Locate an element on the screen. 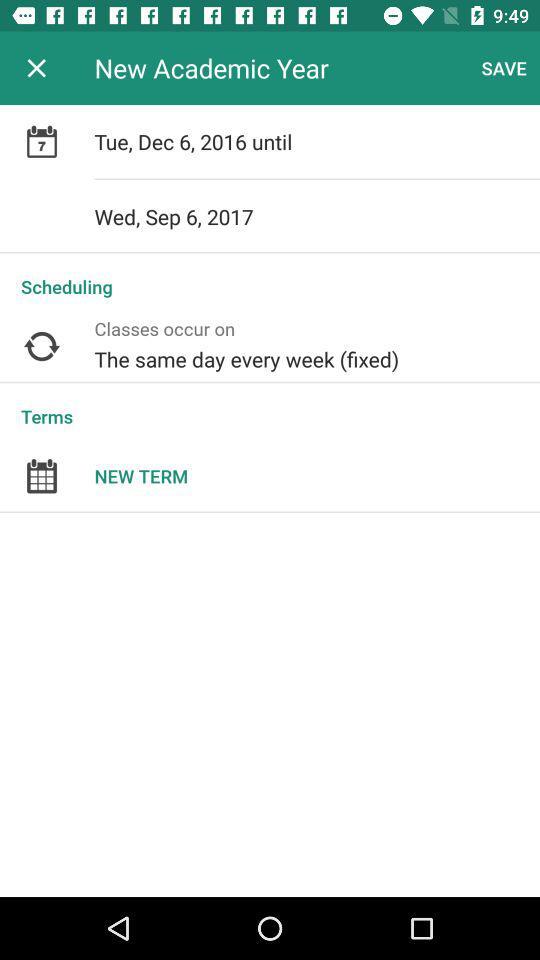 The height and width of the screenshot is (960, 540). the the same day icon is located at coordinates (317, 346).